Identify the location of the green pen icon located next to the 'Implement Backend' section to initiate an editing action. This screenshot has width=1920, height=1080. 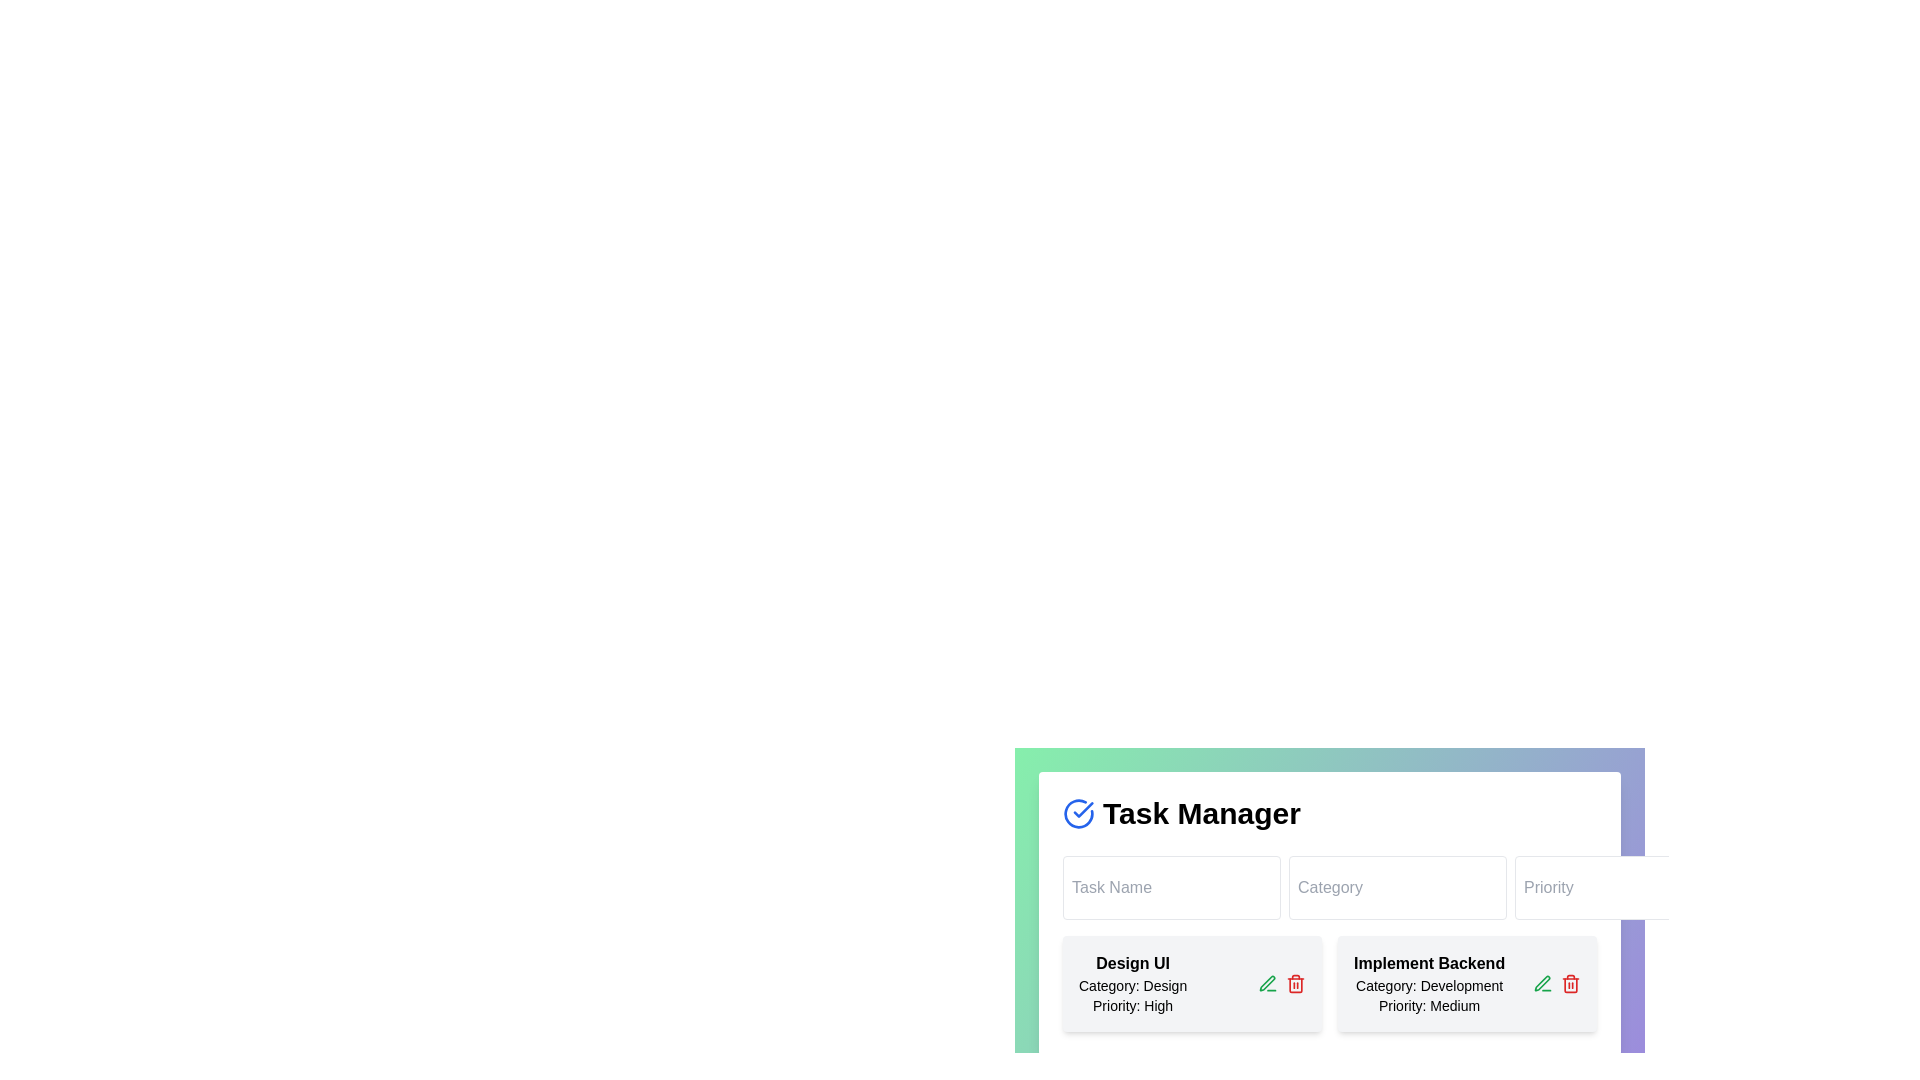
(1266, 982).